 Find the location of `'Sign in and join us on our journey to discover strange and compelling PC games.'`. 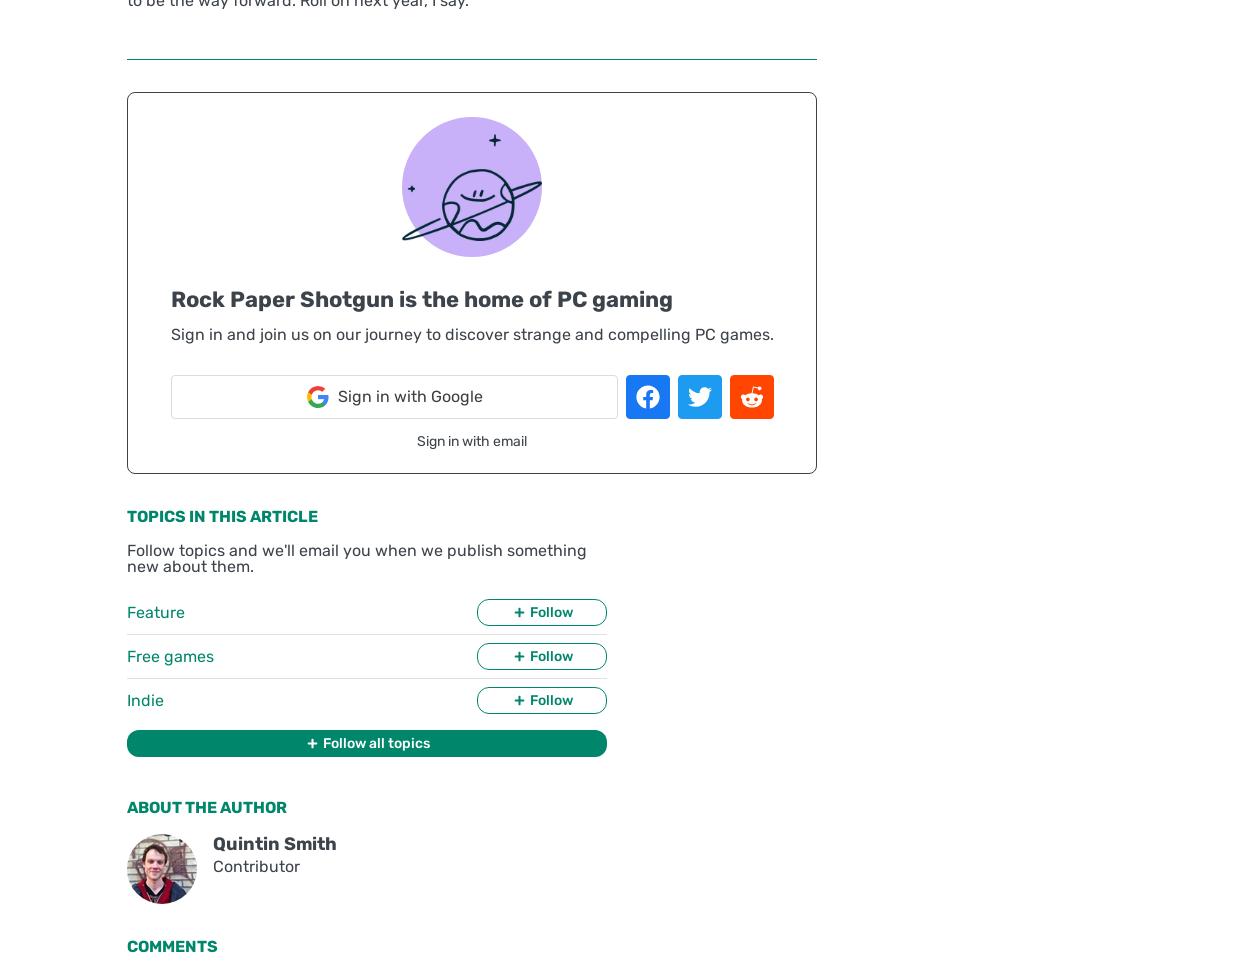

'Sign in and join us on our journey to discover strange and compelling PC games.' is located at coordinates (471, 334).